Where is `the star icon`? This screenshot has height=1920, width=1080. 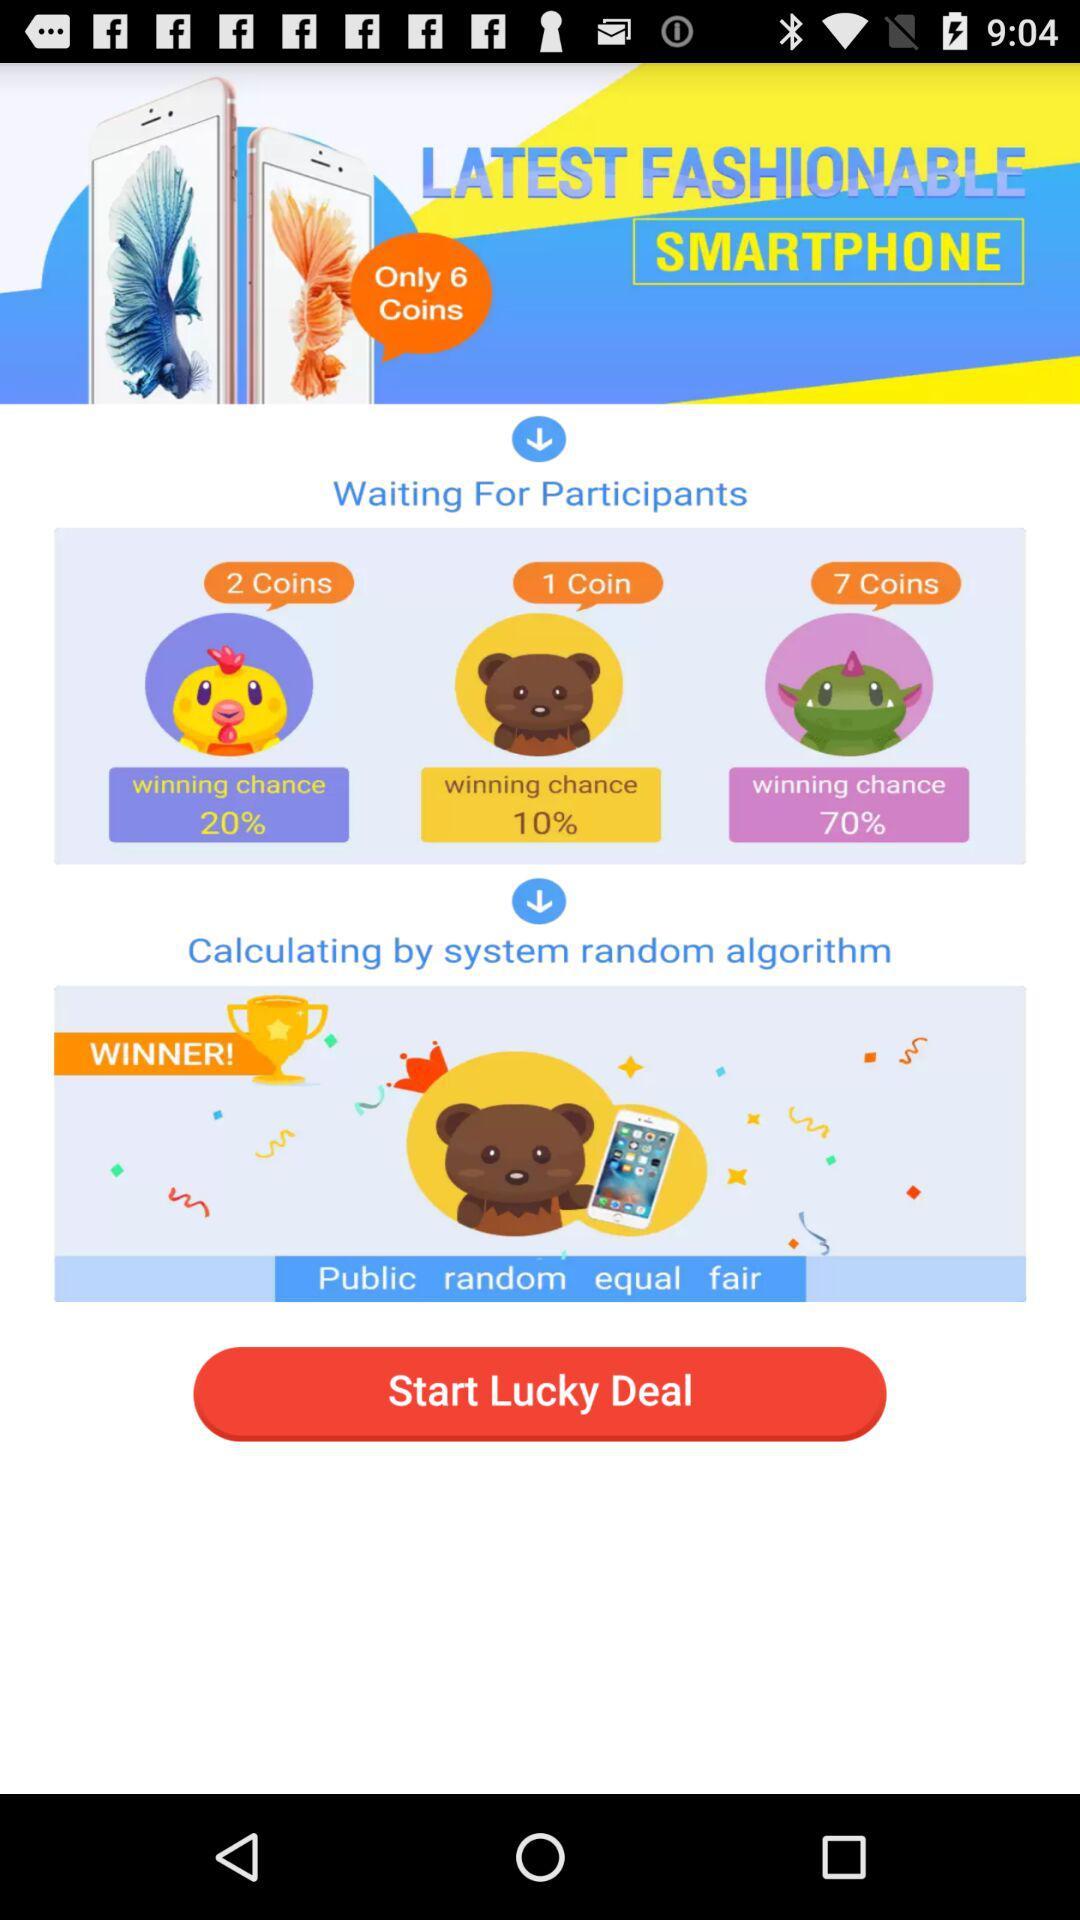
the star icon is located at coordinates (970, 139).